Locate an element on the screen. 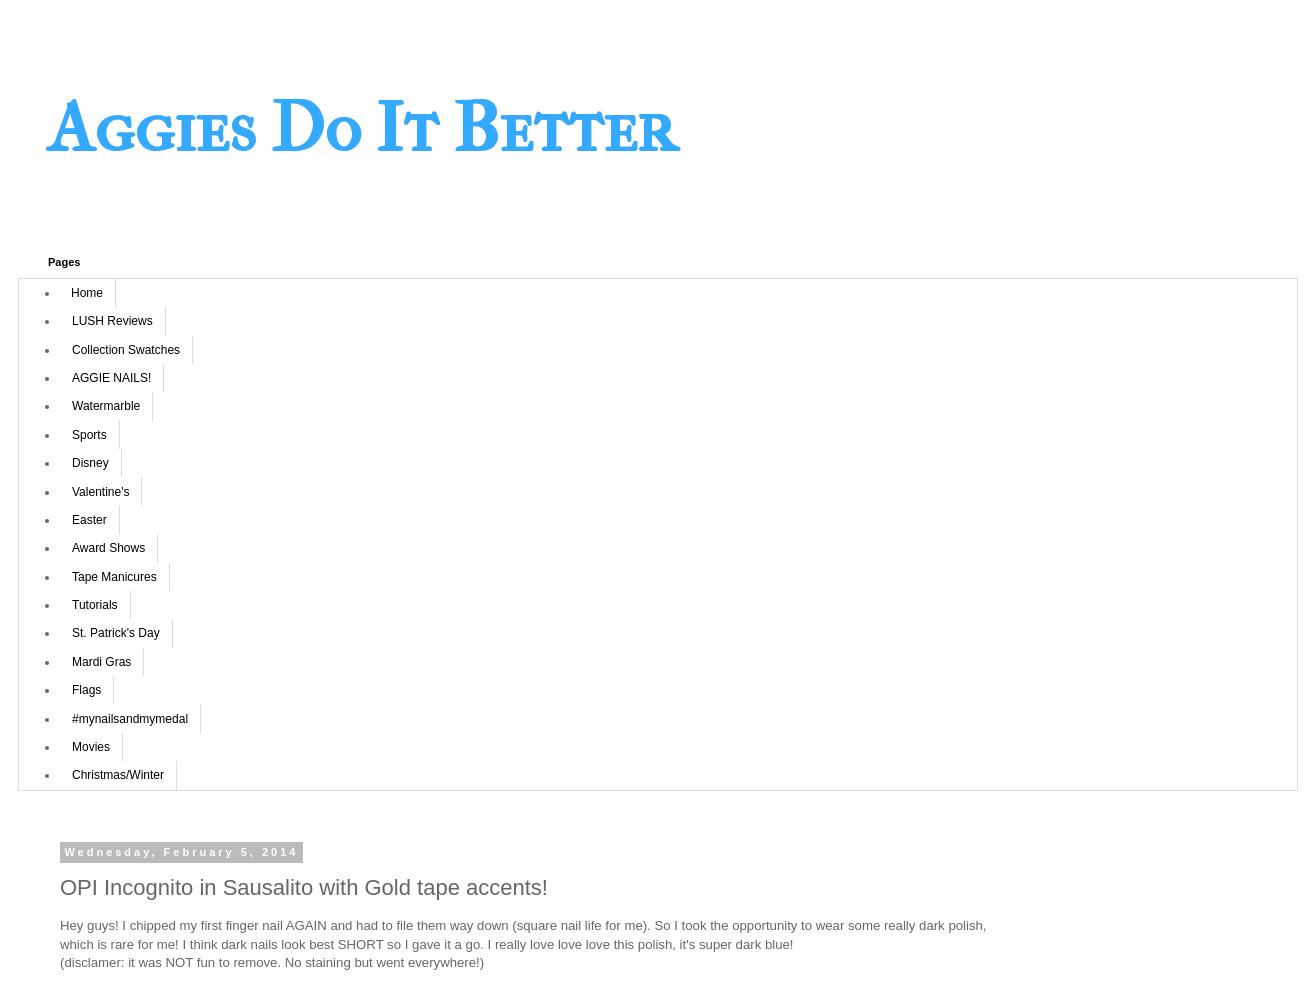  'Flags' is located at coordinates (85, 688).